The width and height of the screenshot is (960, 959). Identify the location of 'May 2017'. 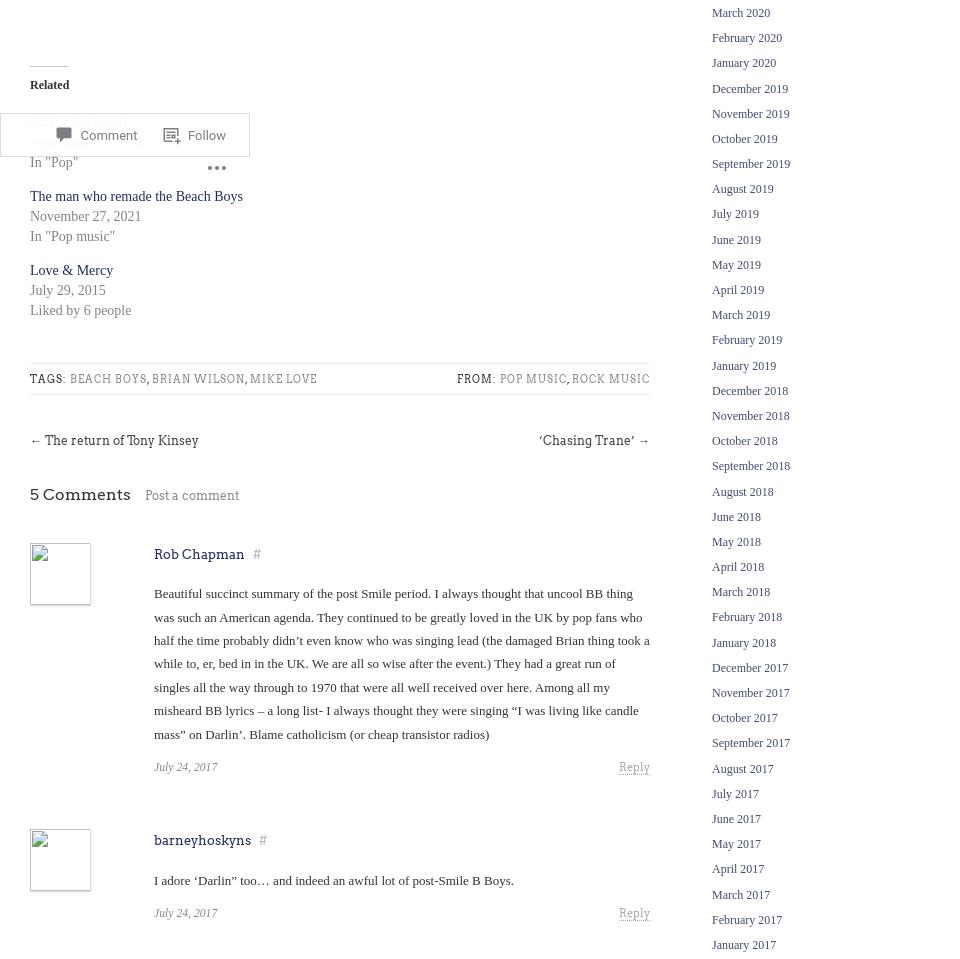
(735, 843).